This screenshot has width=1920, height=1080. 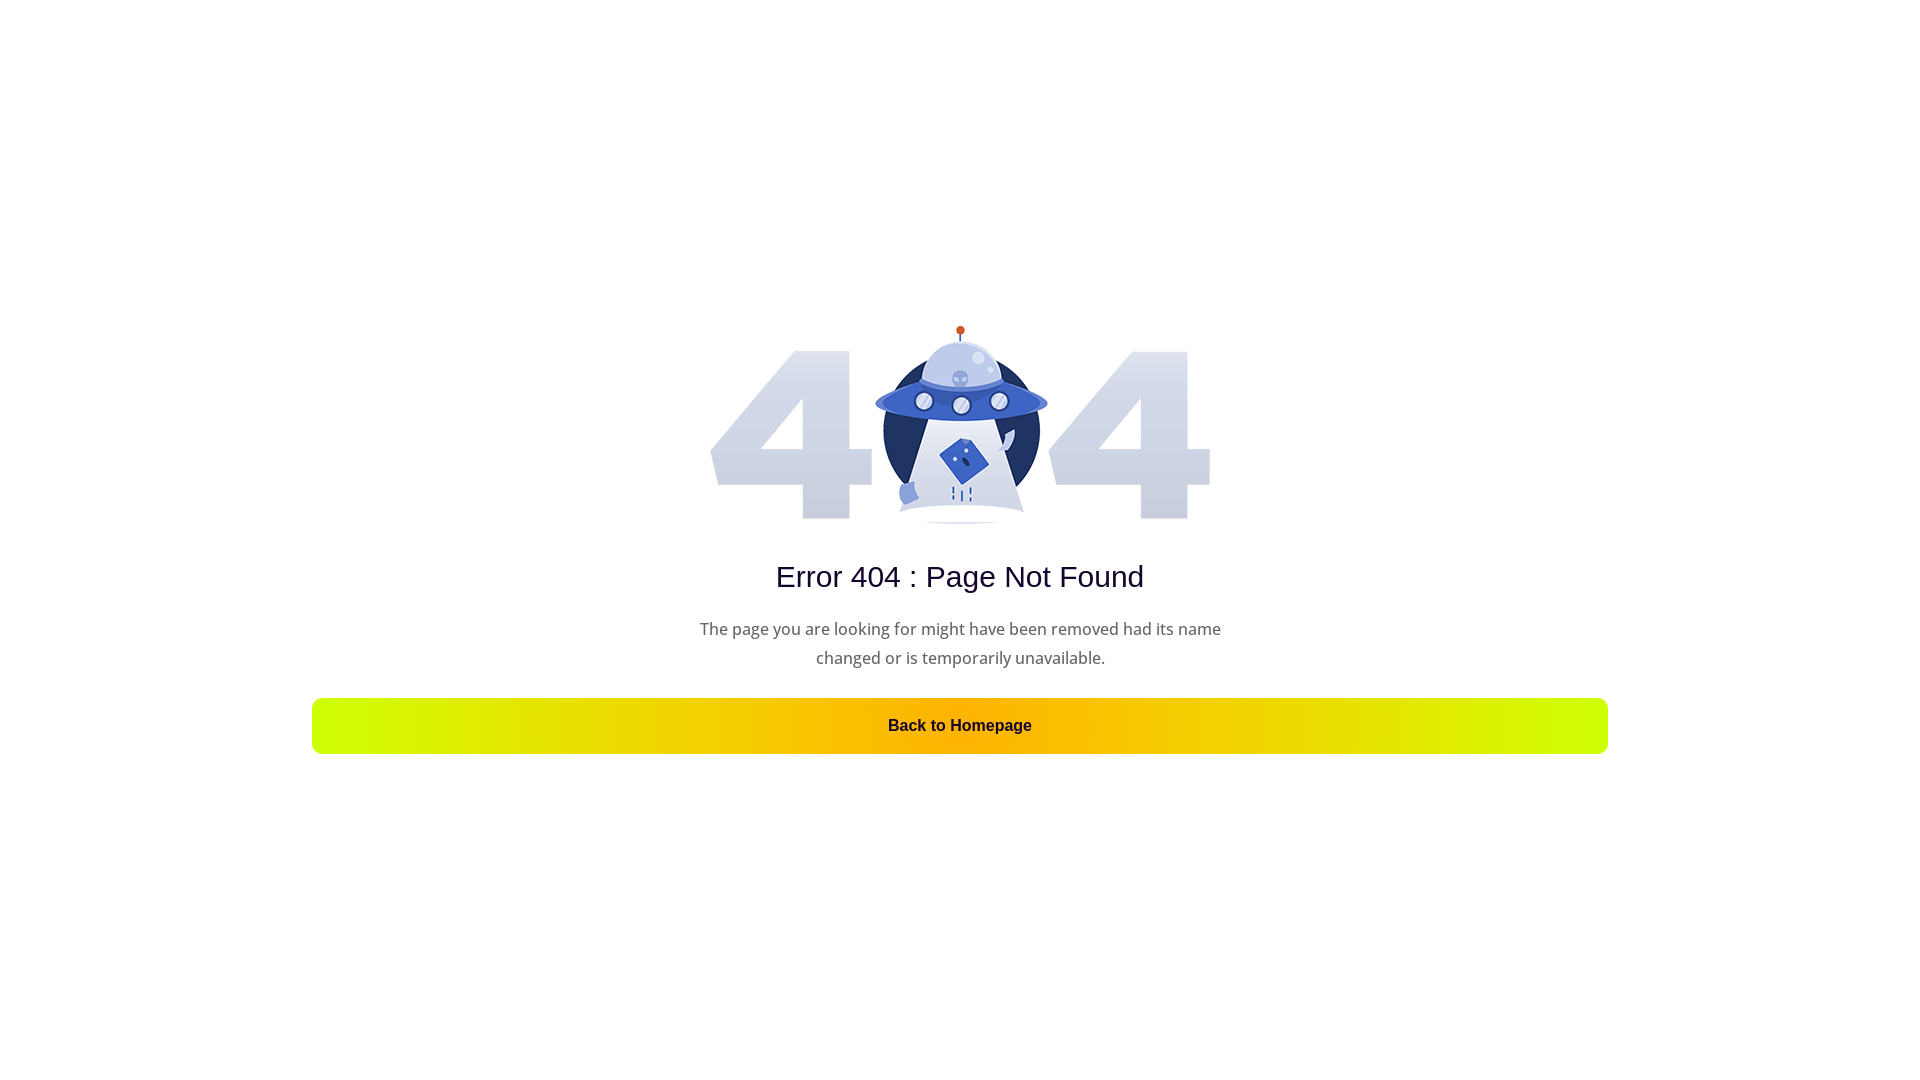 I want to click on 'Back to Homepage', so click(x=960, y=725).